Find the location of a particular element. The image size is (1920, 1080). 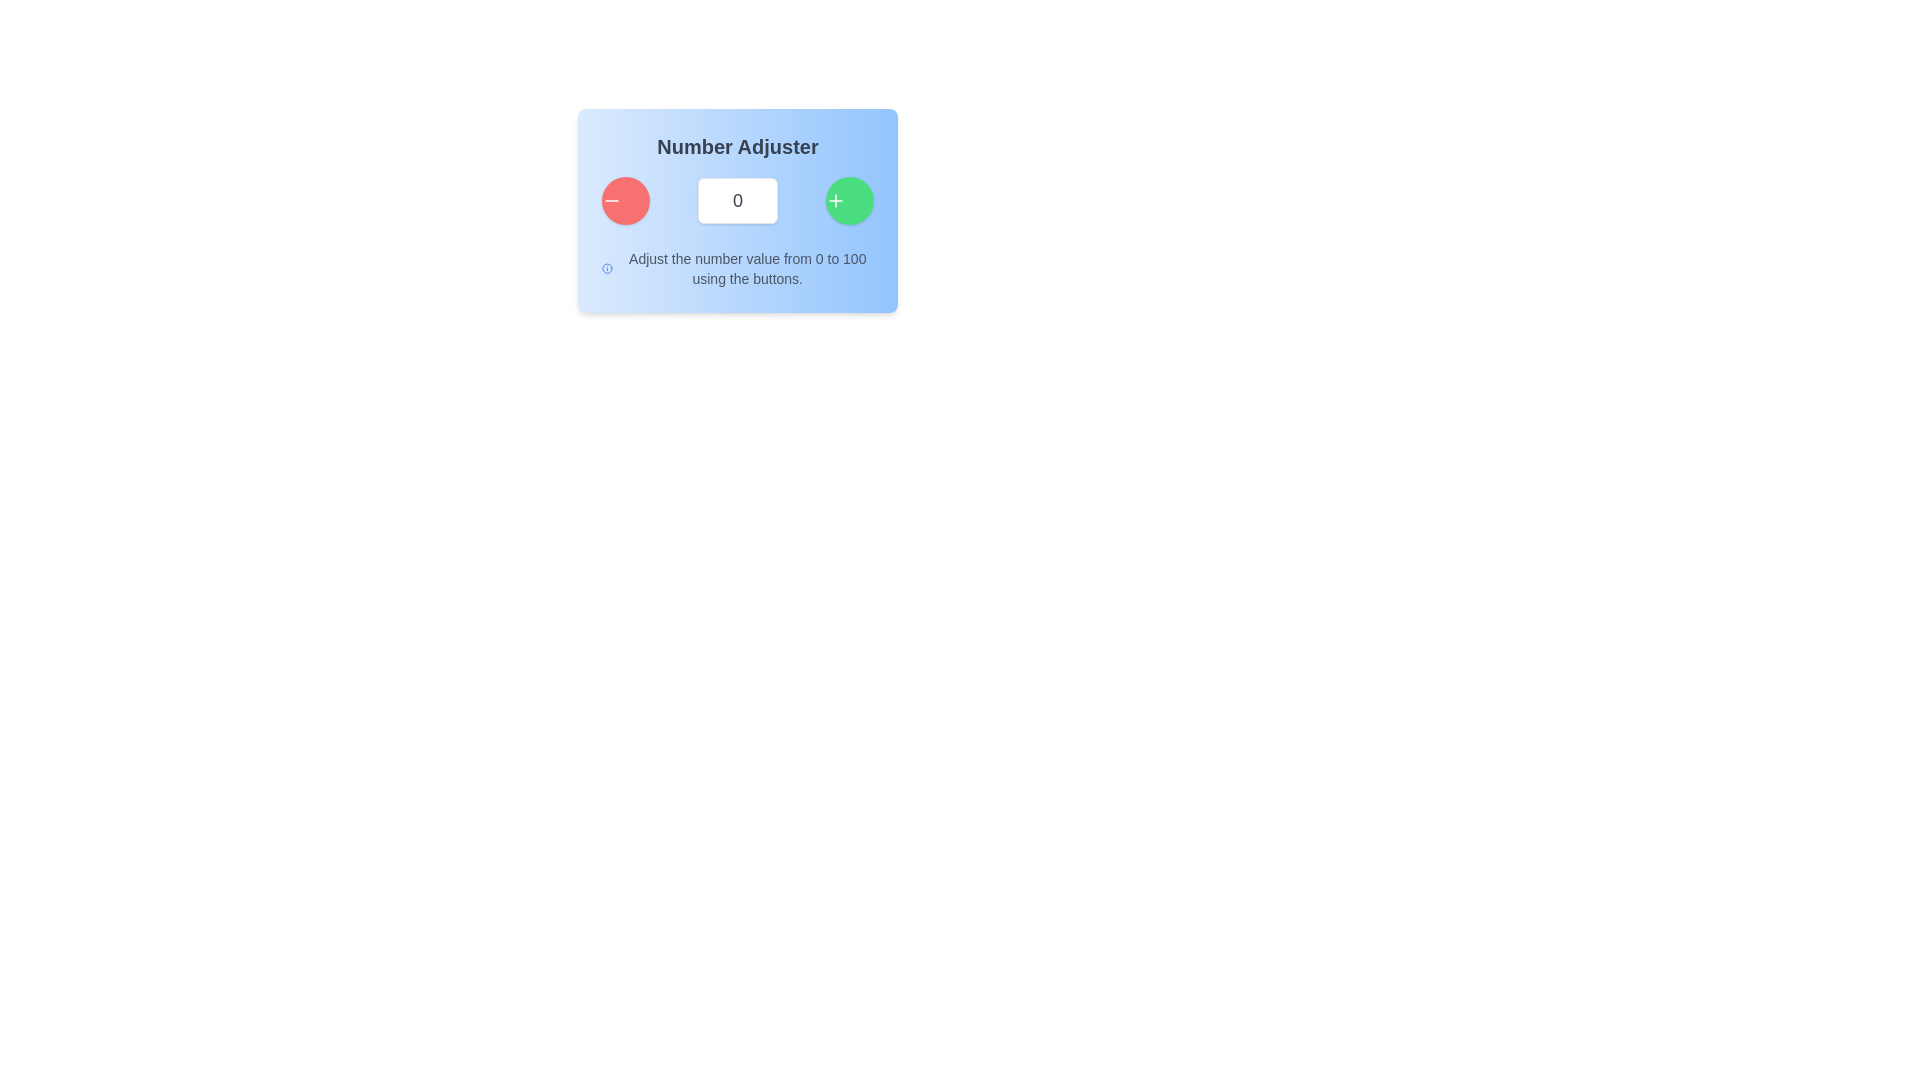

the green circular button with a plus sign on the right side of the Interactive control group in the 'Number Adjuster' card to increase the number is located at coordinates (737, 200).